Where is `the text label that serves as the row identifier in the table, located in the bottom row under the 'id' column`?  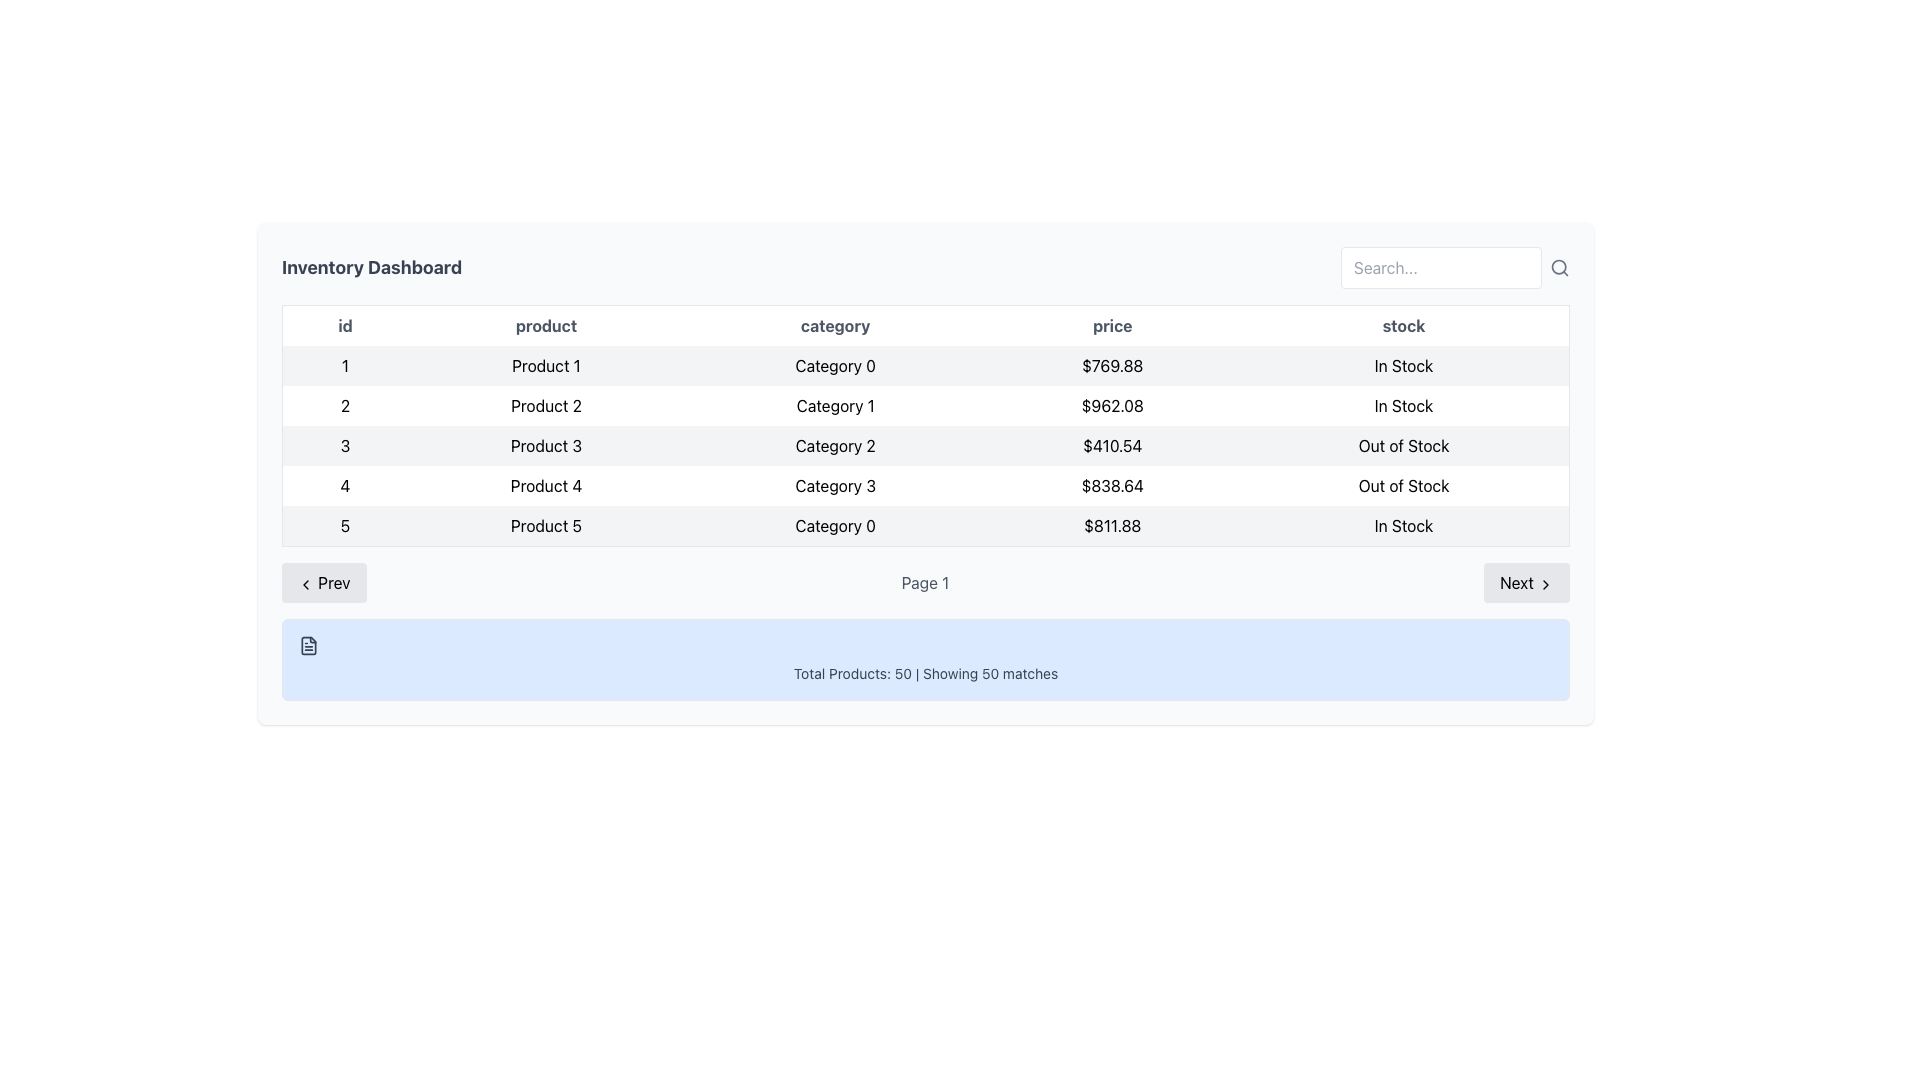
the text label that serves as the row identifier in the table, located in the bottom row under the 'id' column is located at coordinates (345, 525).